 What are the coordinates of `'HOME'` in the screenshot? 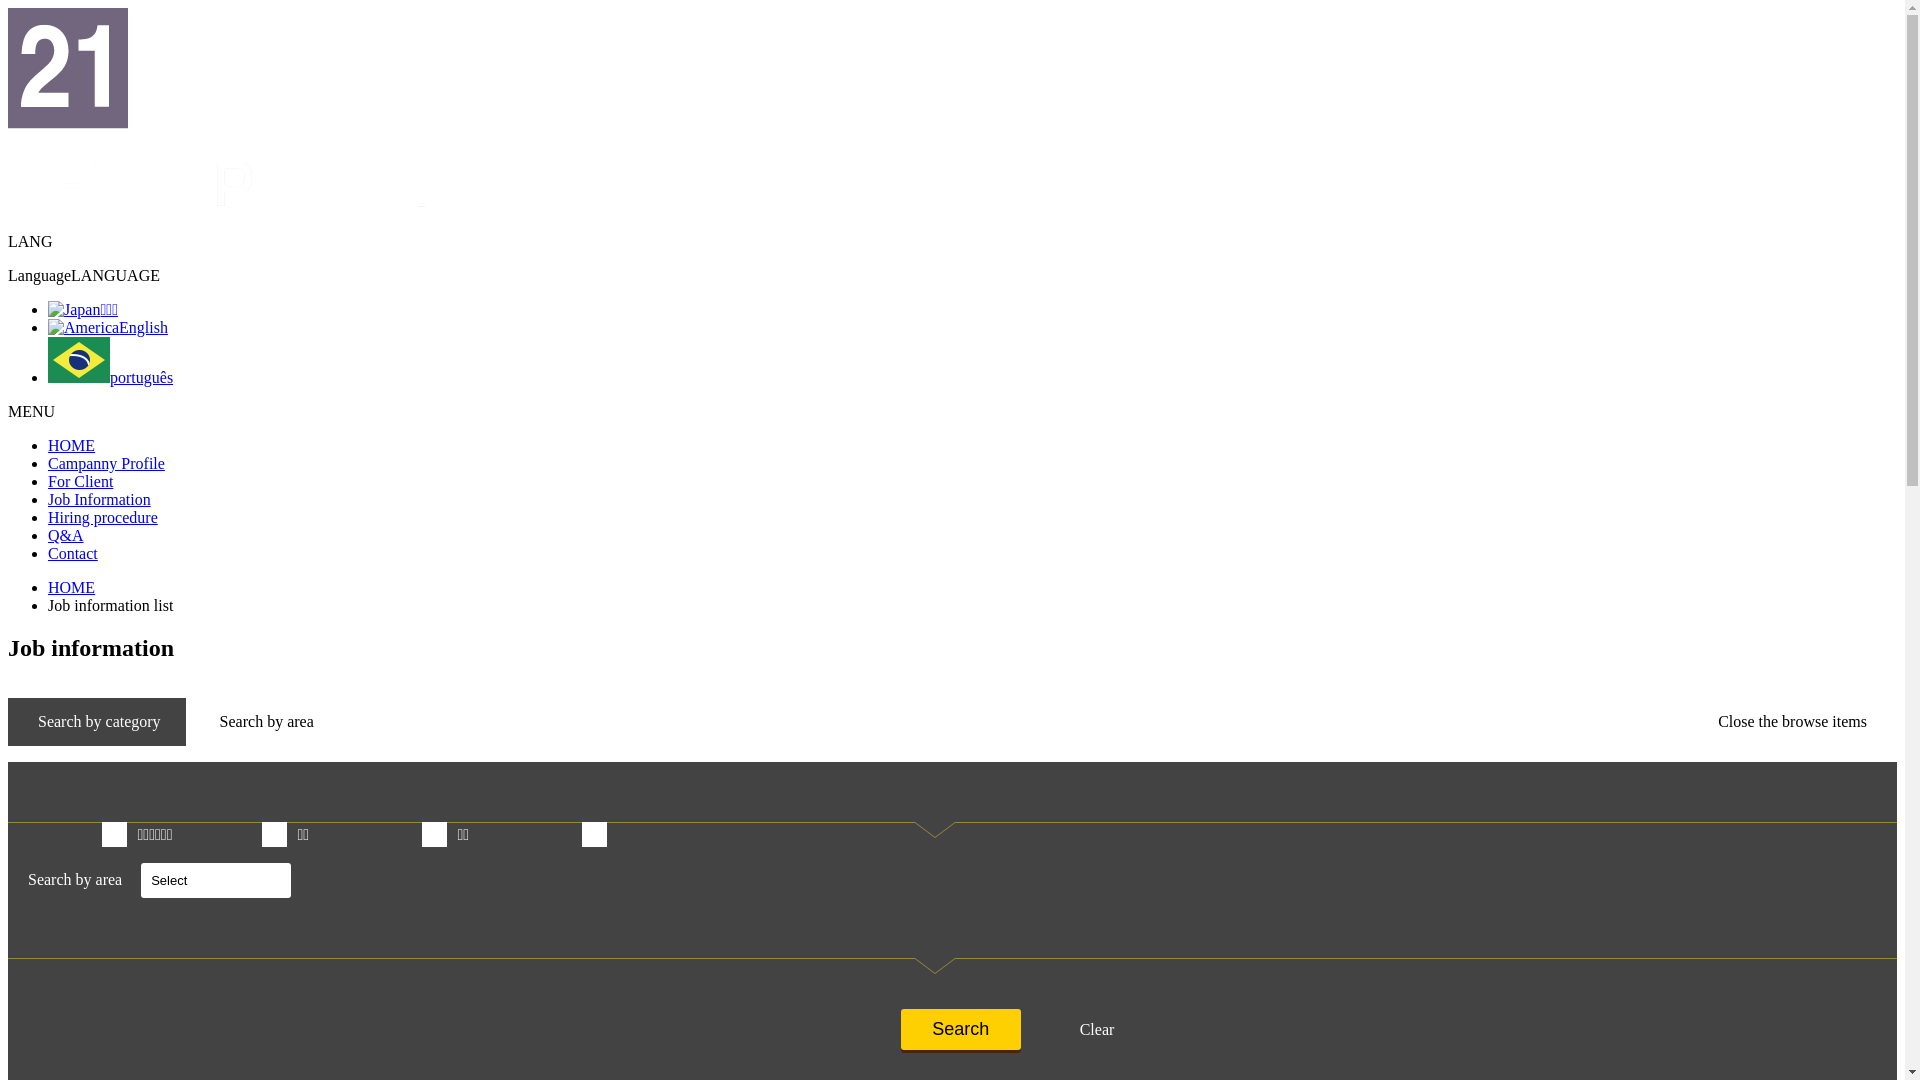 It's located at (48, 444).